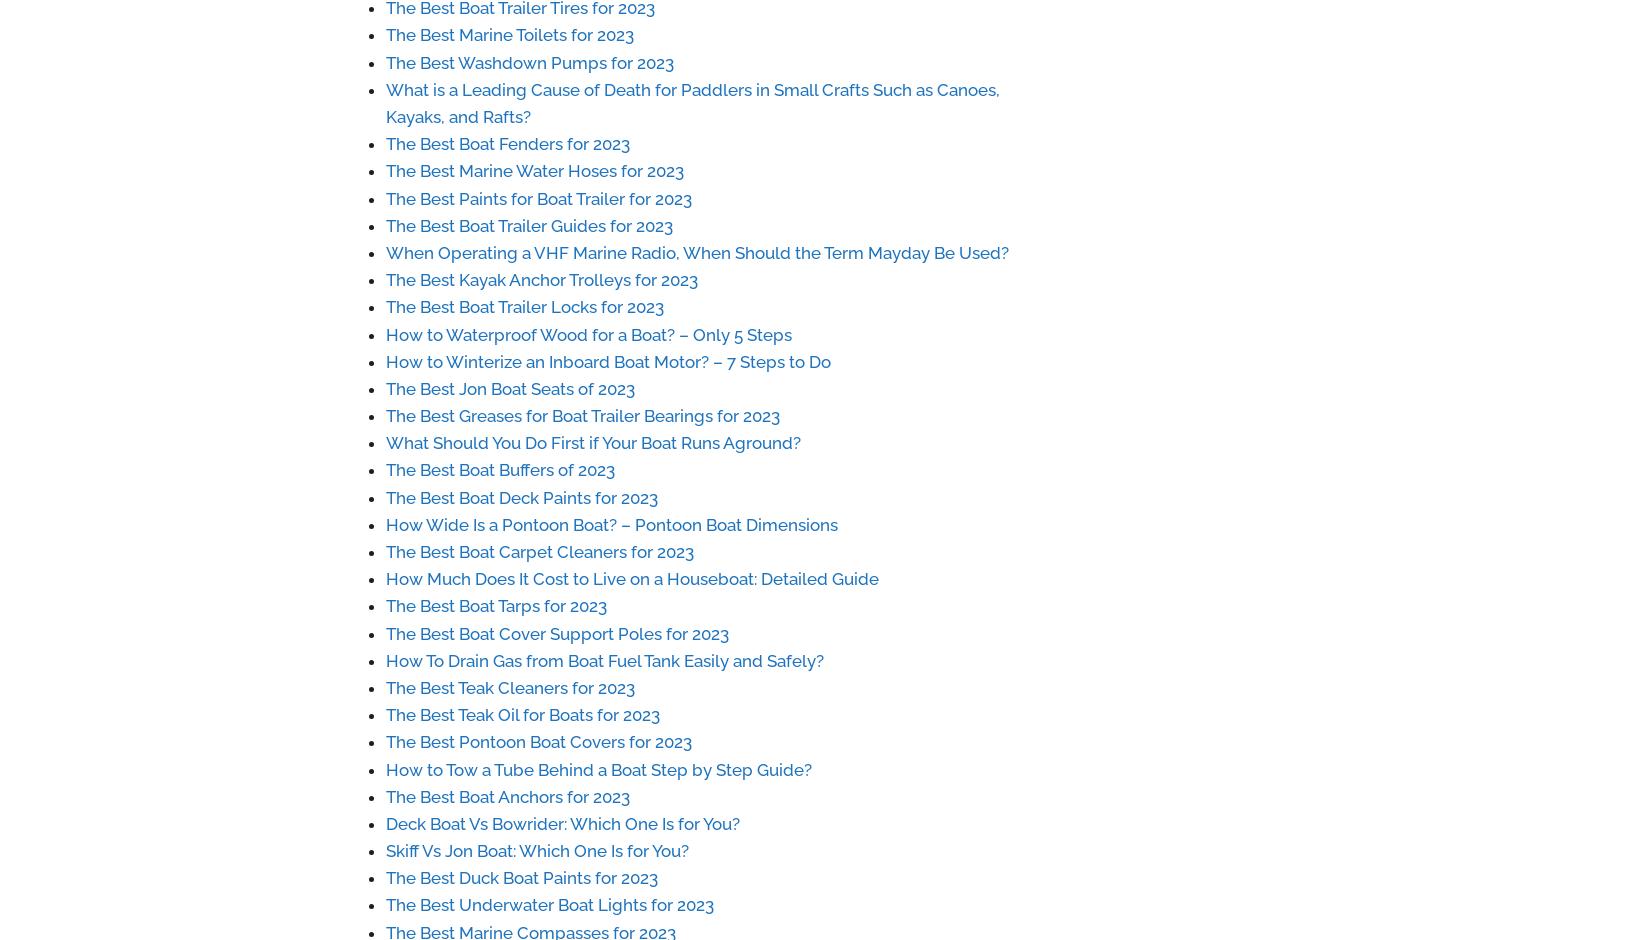  What do you see at coordinates (507, 143) in the screenshot?
I see `'The Best Boat Fenders for 2023'` at bounding box center [507, 143].